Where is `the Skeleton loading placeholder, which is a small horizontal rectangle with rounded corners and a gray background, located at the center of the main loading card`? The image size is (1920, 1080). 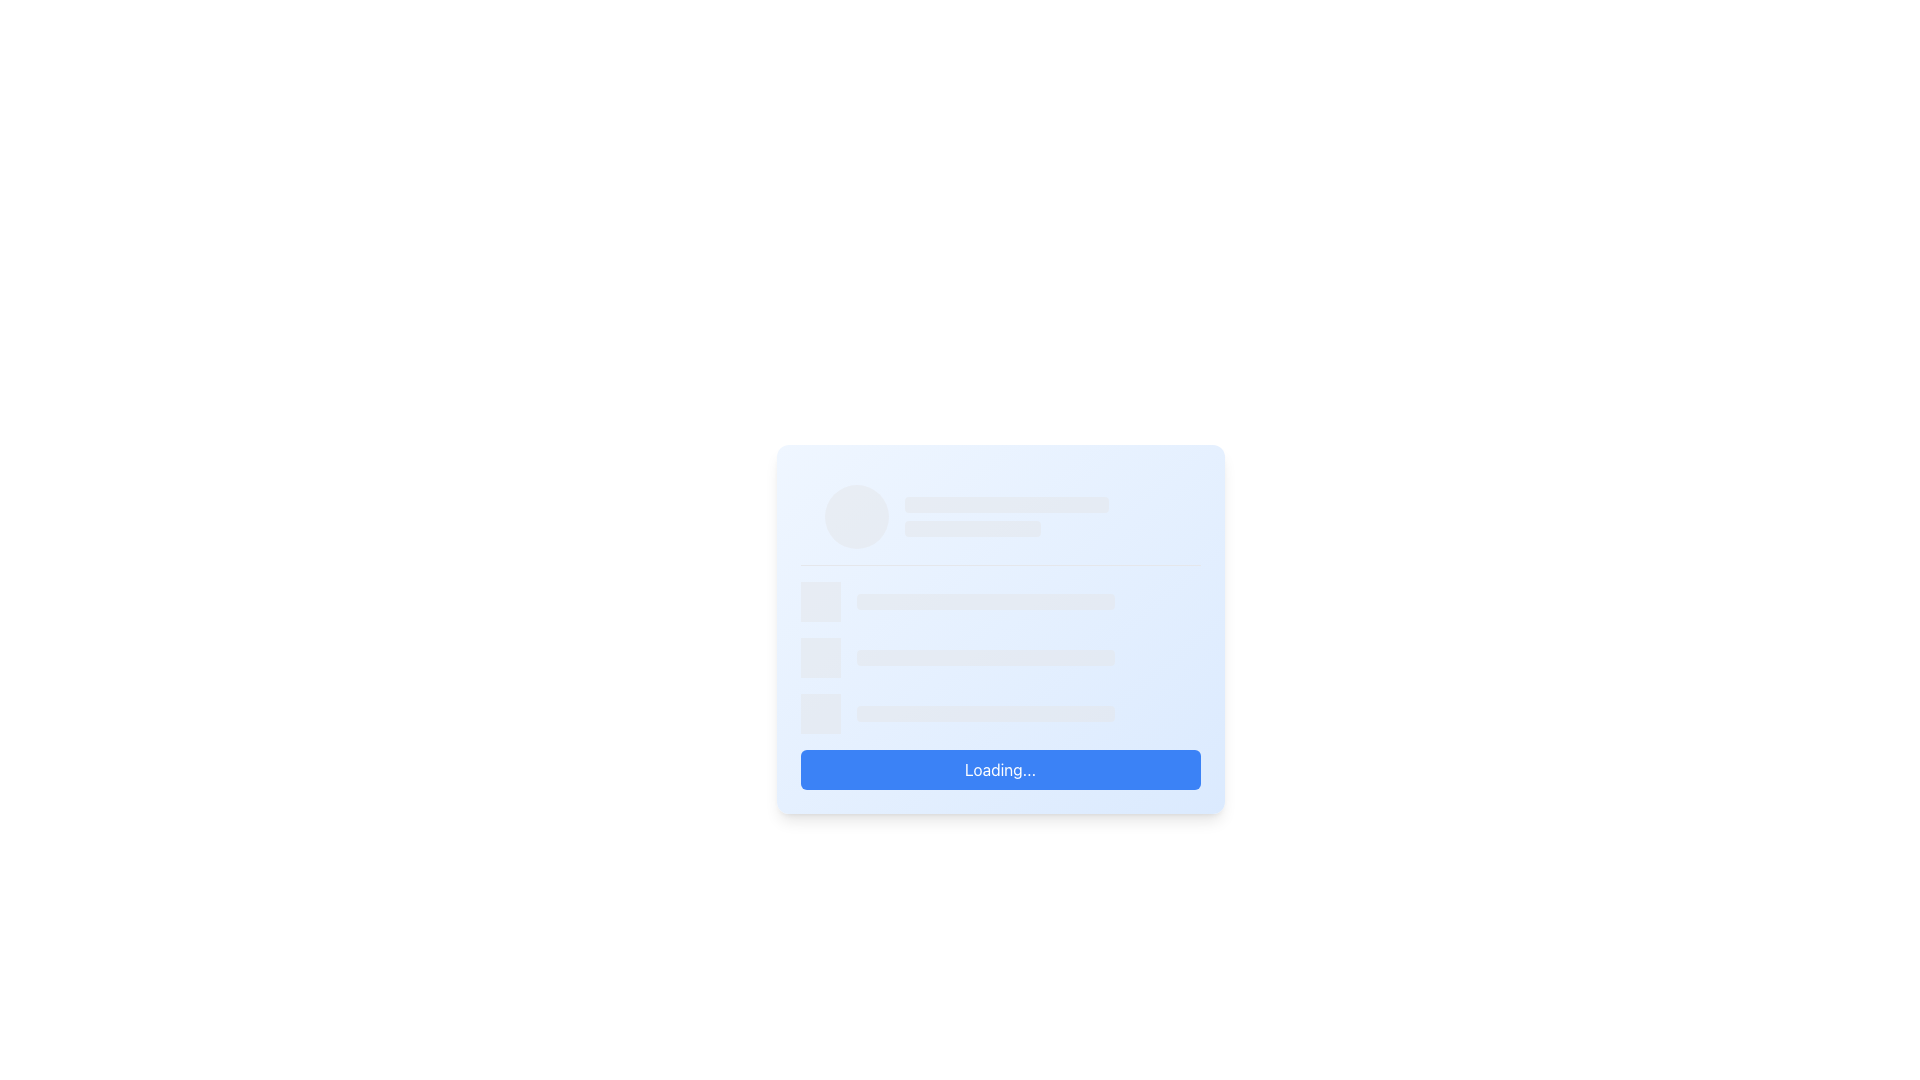
the Skeleton loading placeholder, which is a small horizontal rectangle with rounded corners and a gray background, located at the center of the main loading card is located at coordinates (985, 658).